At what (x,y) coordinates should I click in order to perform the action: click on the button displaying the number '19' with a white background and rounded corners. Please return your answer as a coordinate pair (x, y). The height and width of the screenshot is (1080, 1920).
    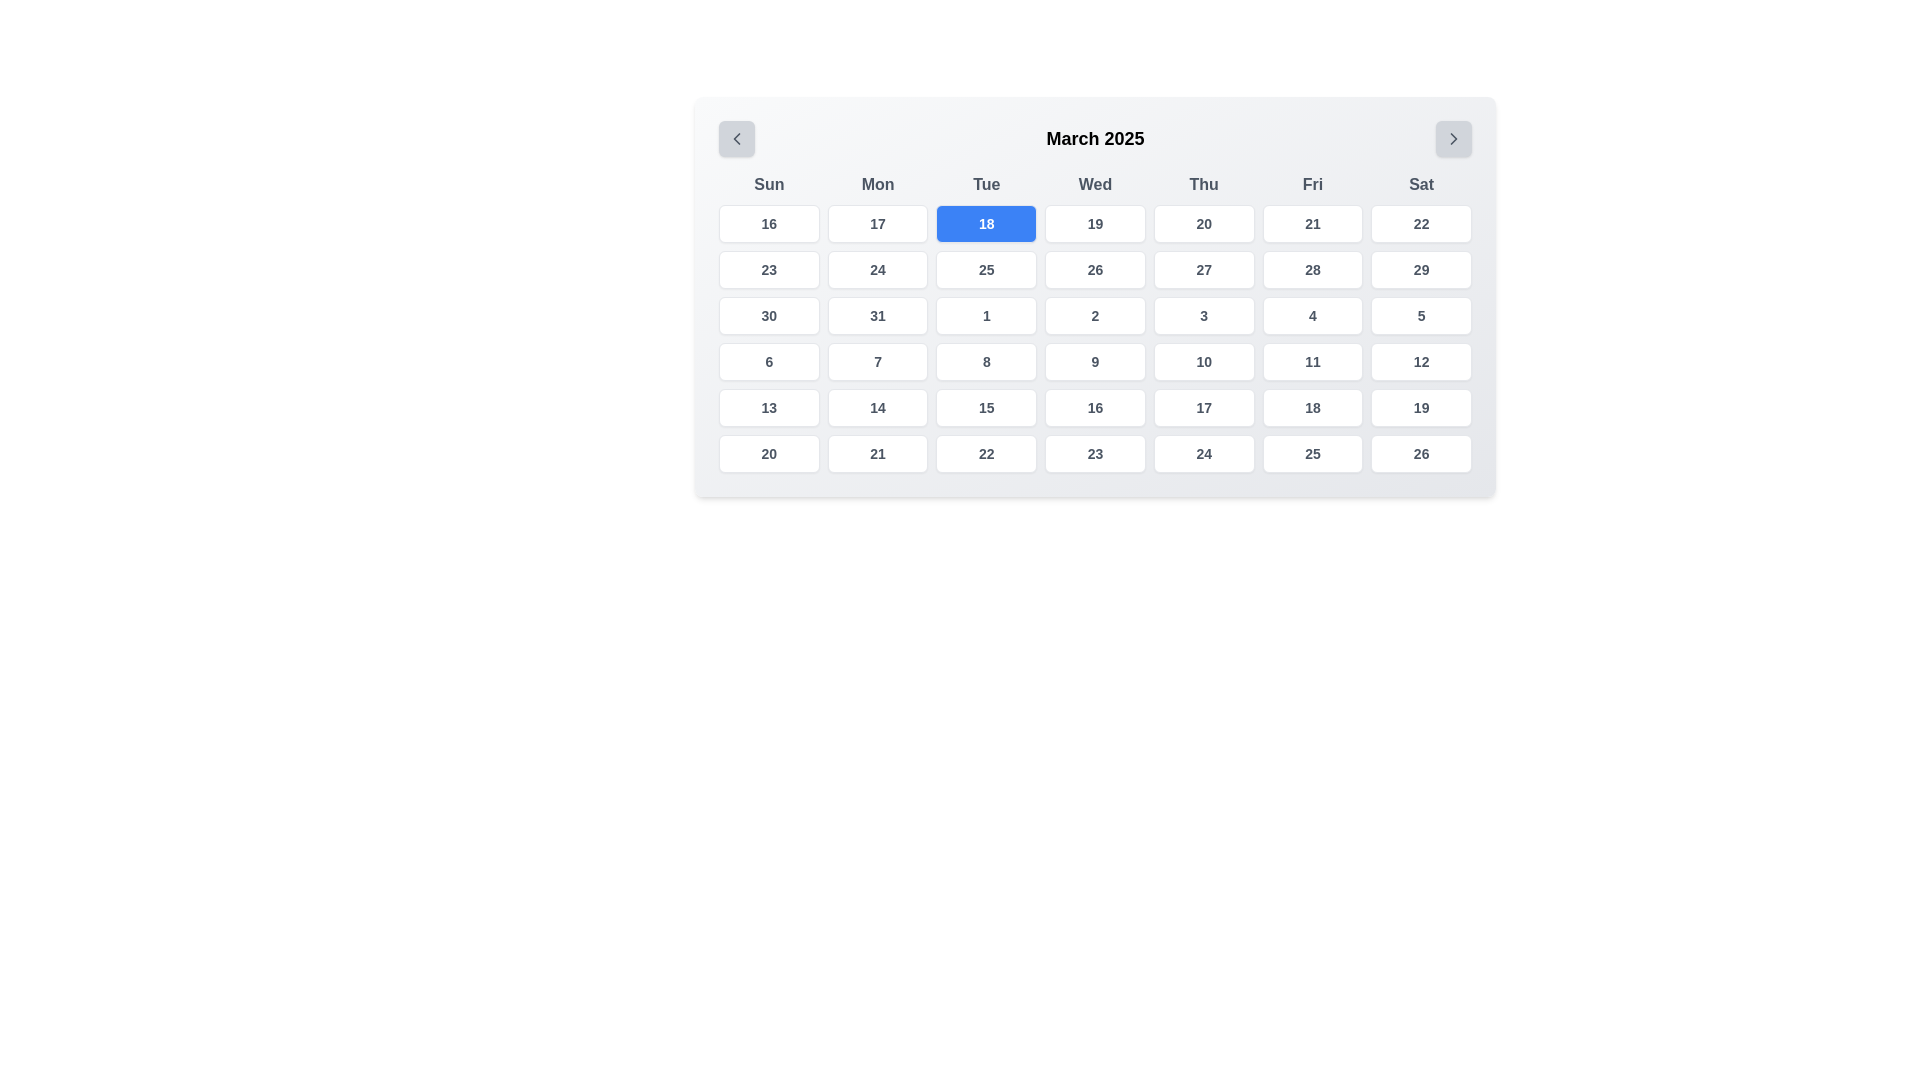
    Looking at the image, I should click on (1420, 407).